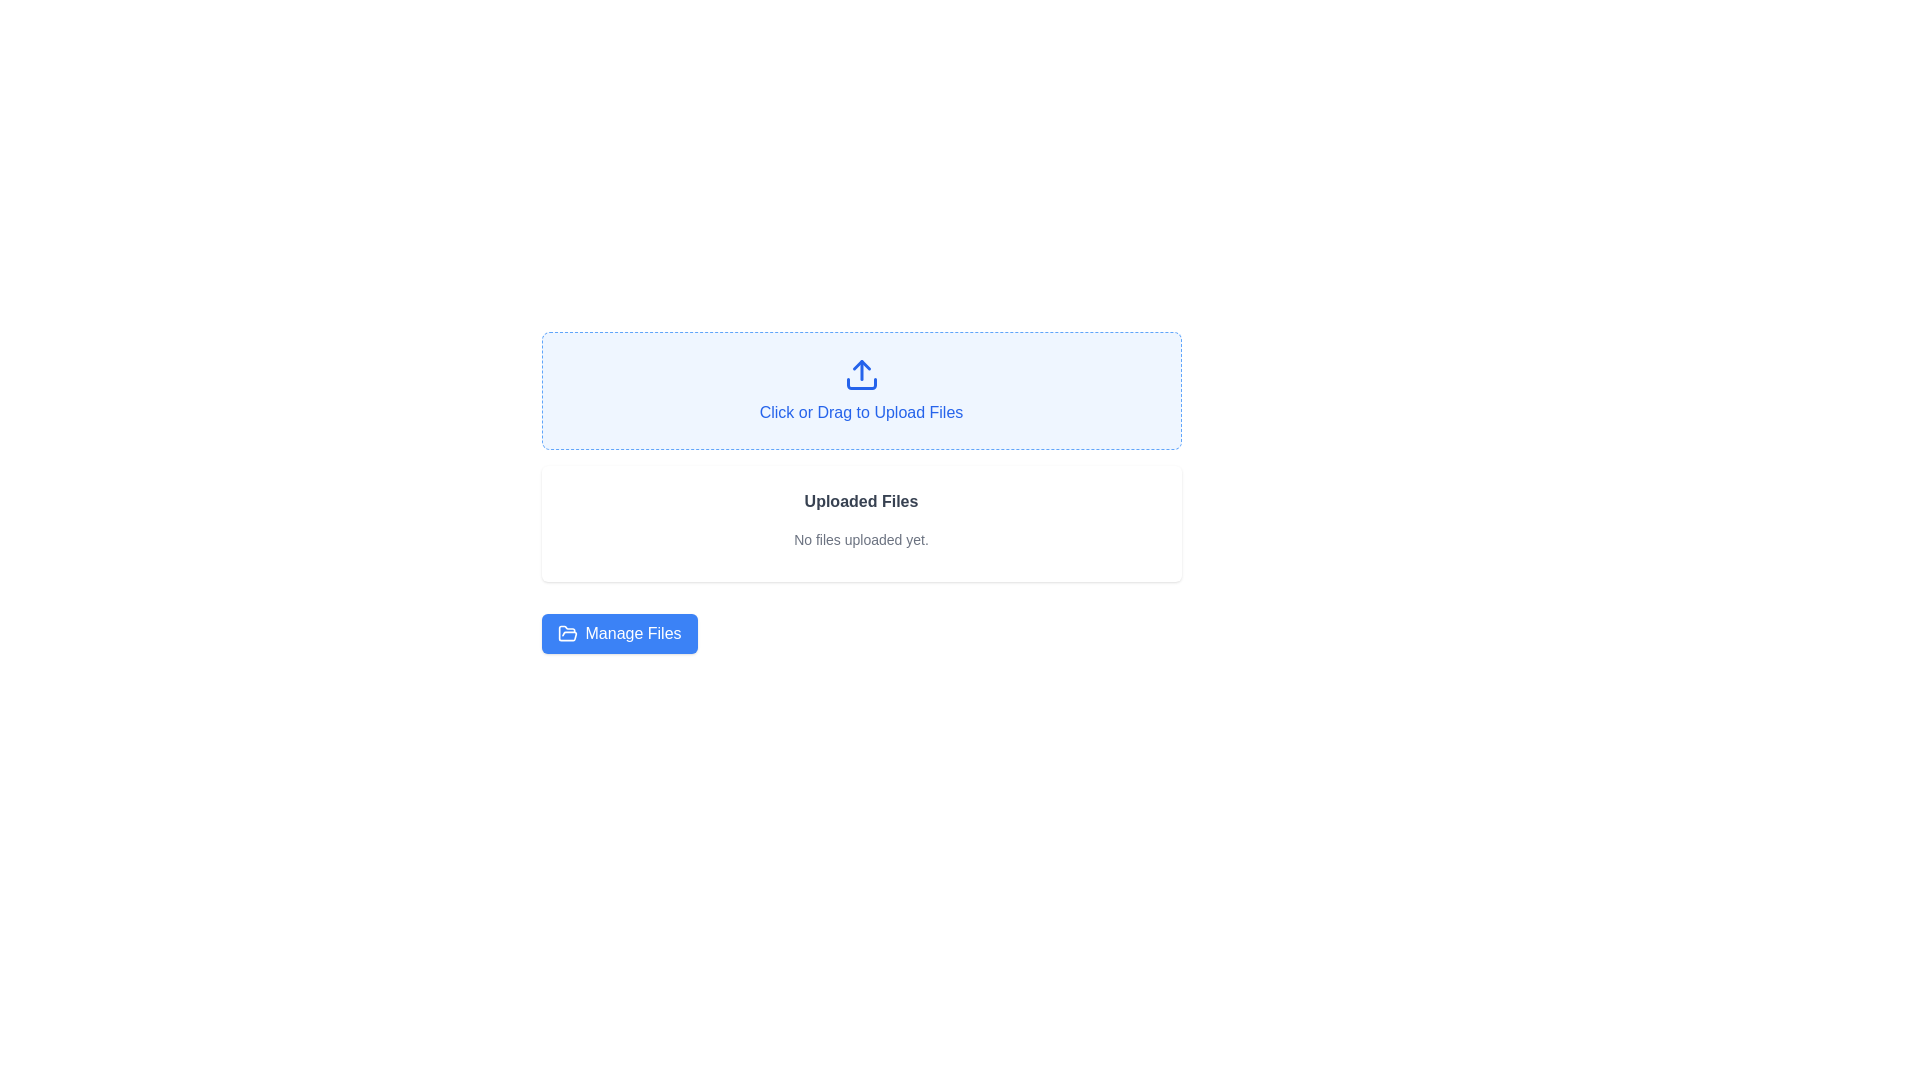 This screenshot has width=1920, height=1080. I want to click on the Text Display that indicates the status of uploaded files, located below the 'Click or Drag to Upload Files' section and above the 'Manage Files' button, so click(861, 500).